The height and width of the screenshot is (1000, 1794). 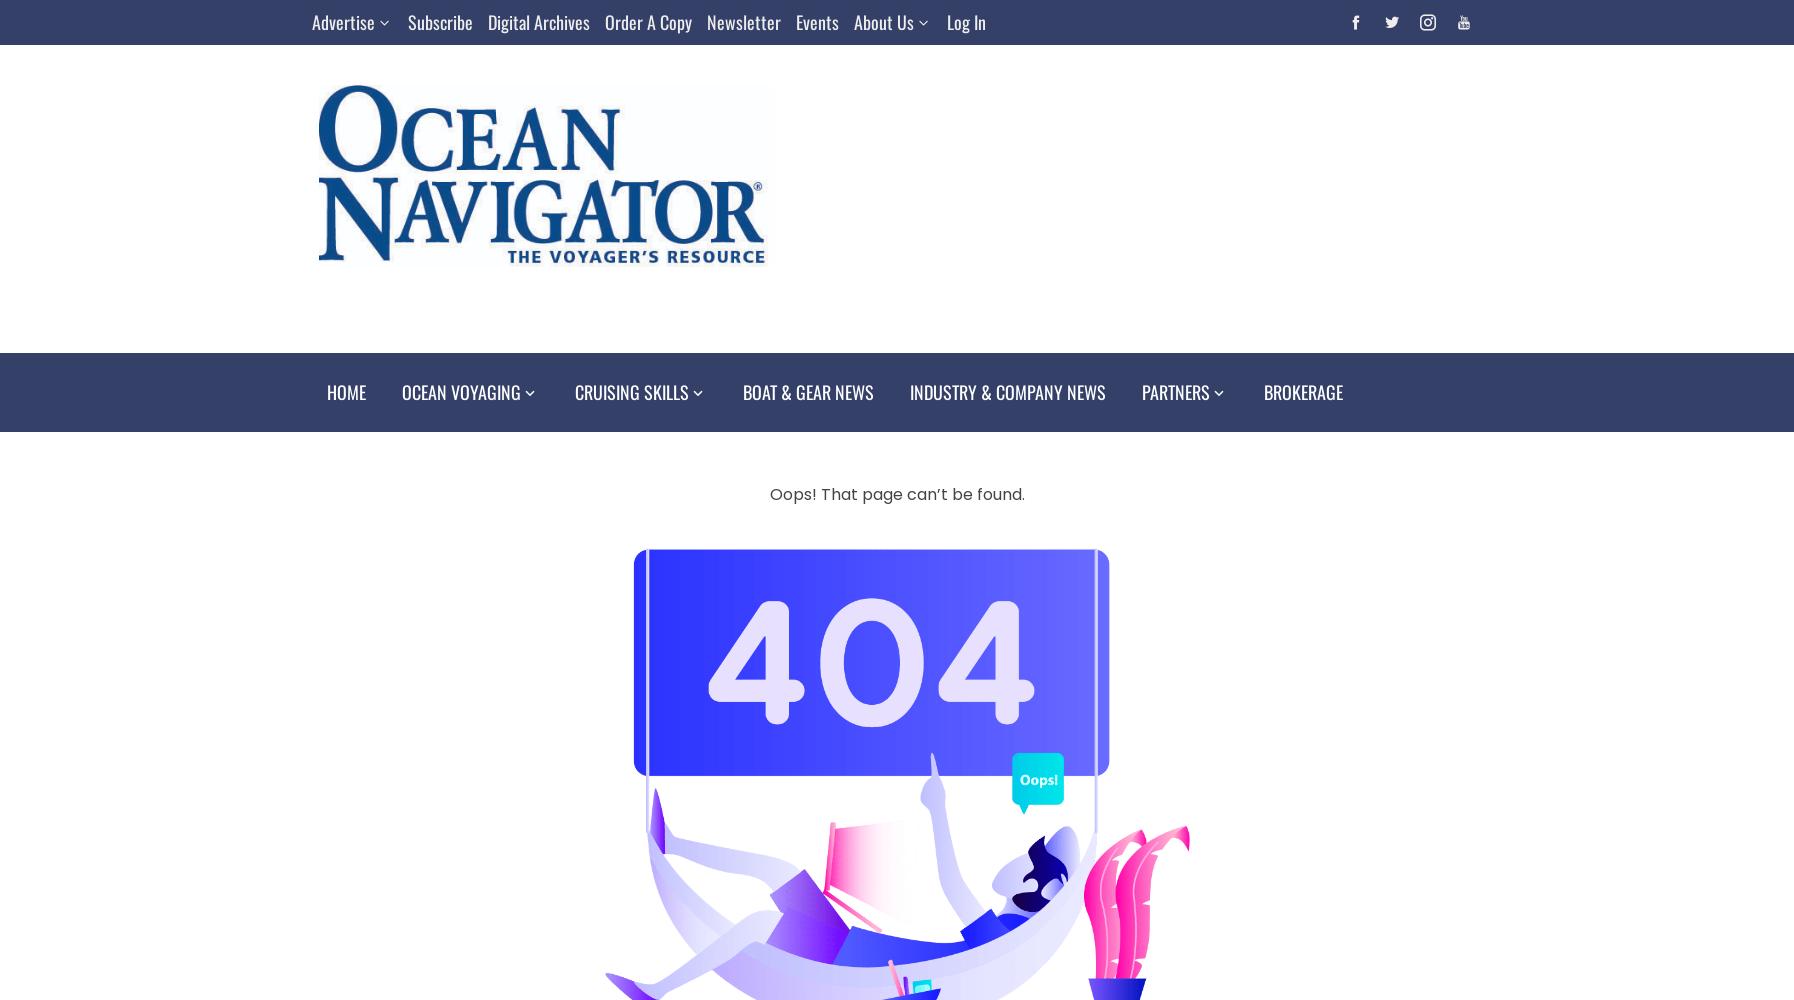 What do you see at coordinates (808, 392) in the screenshot?
I see `'Boat & Gear News'` at bounding box center [808, 392].